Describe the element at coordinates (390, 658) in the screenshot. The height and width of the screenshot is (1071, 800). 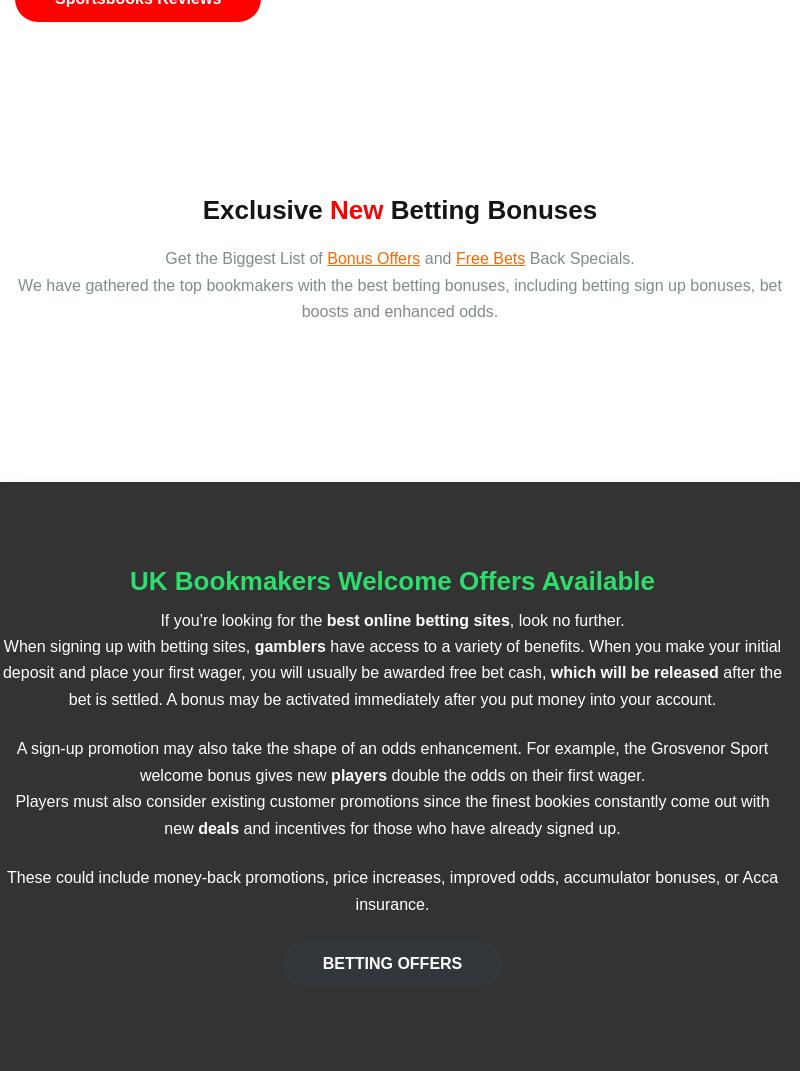
I see `'have access to a variety of benefits. When you make your initial deposit and place your first wager, you will usually be awarded free bet cash,'` at that location.